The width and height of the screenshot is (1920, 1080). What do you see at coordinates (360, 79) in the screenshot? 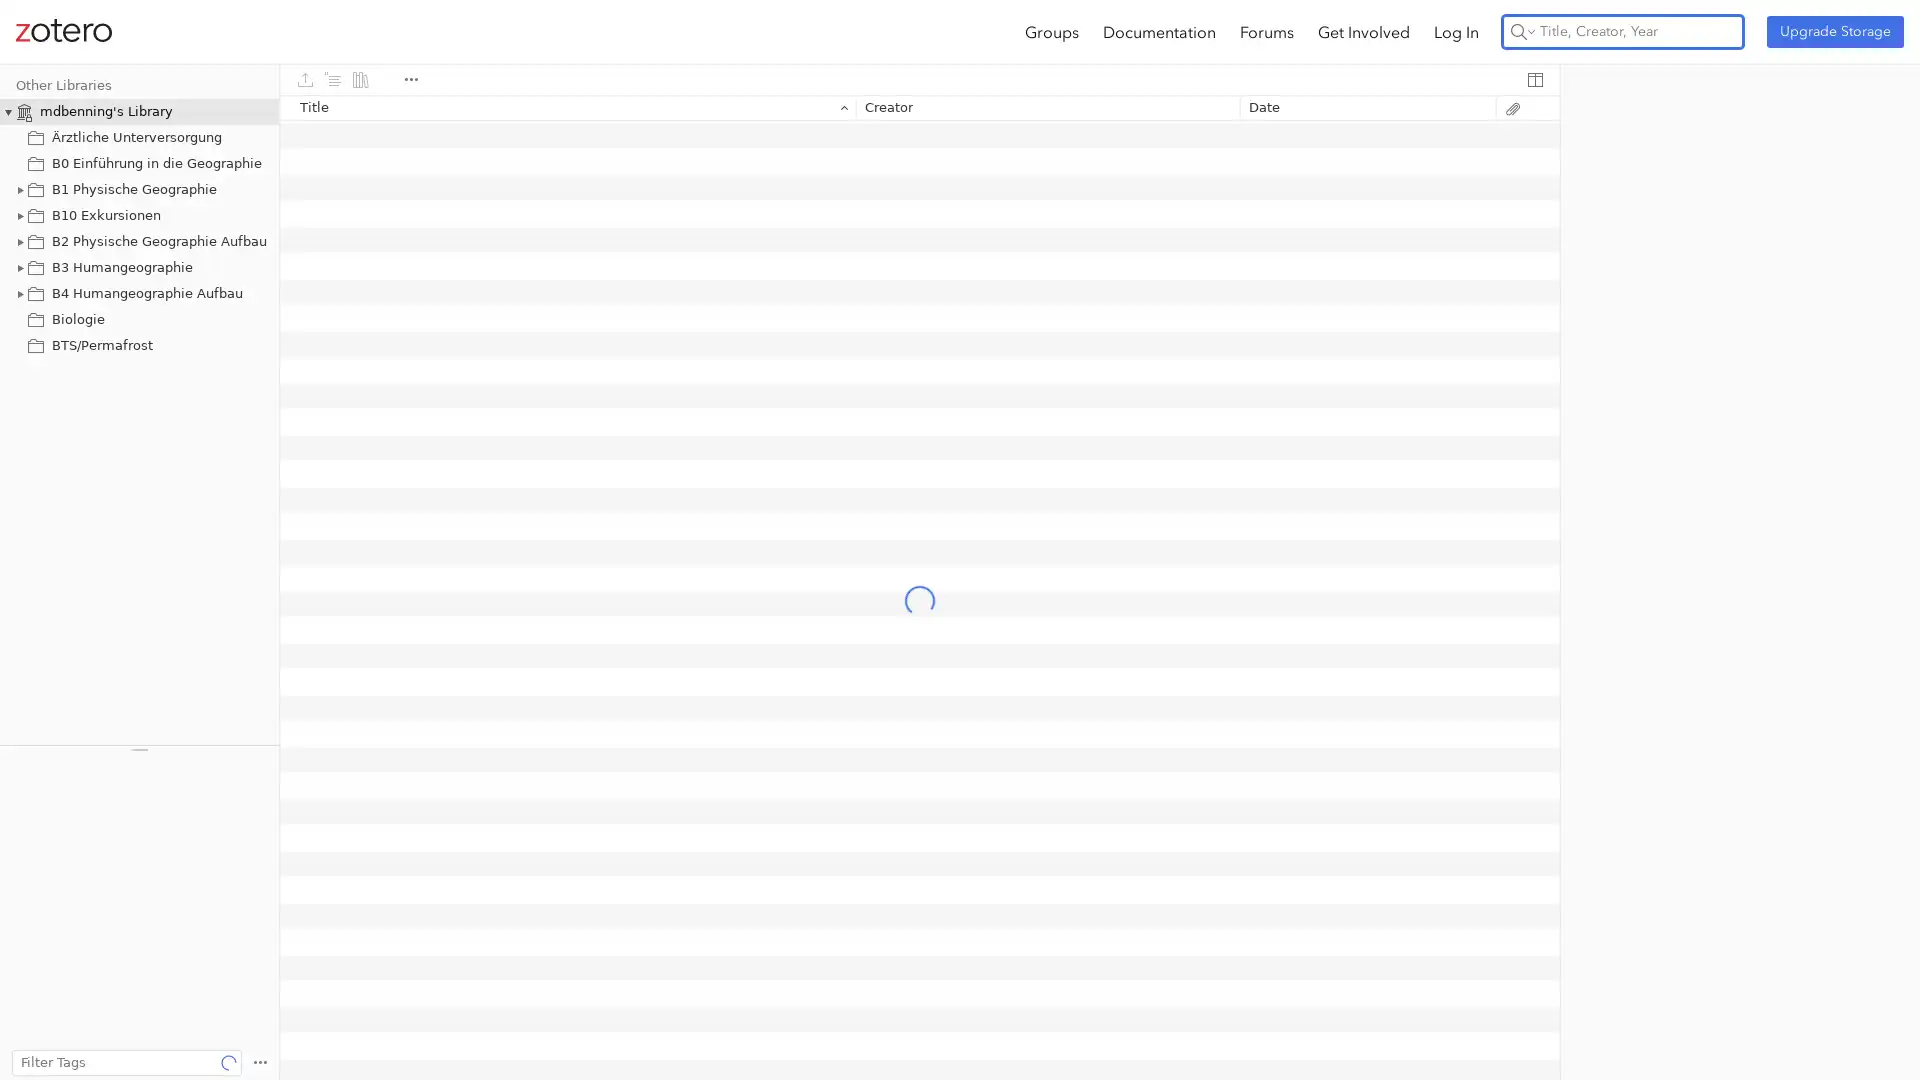
I see `Create Bibliography` at bounding box center [360, 79].